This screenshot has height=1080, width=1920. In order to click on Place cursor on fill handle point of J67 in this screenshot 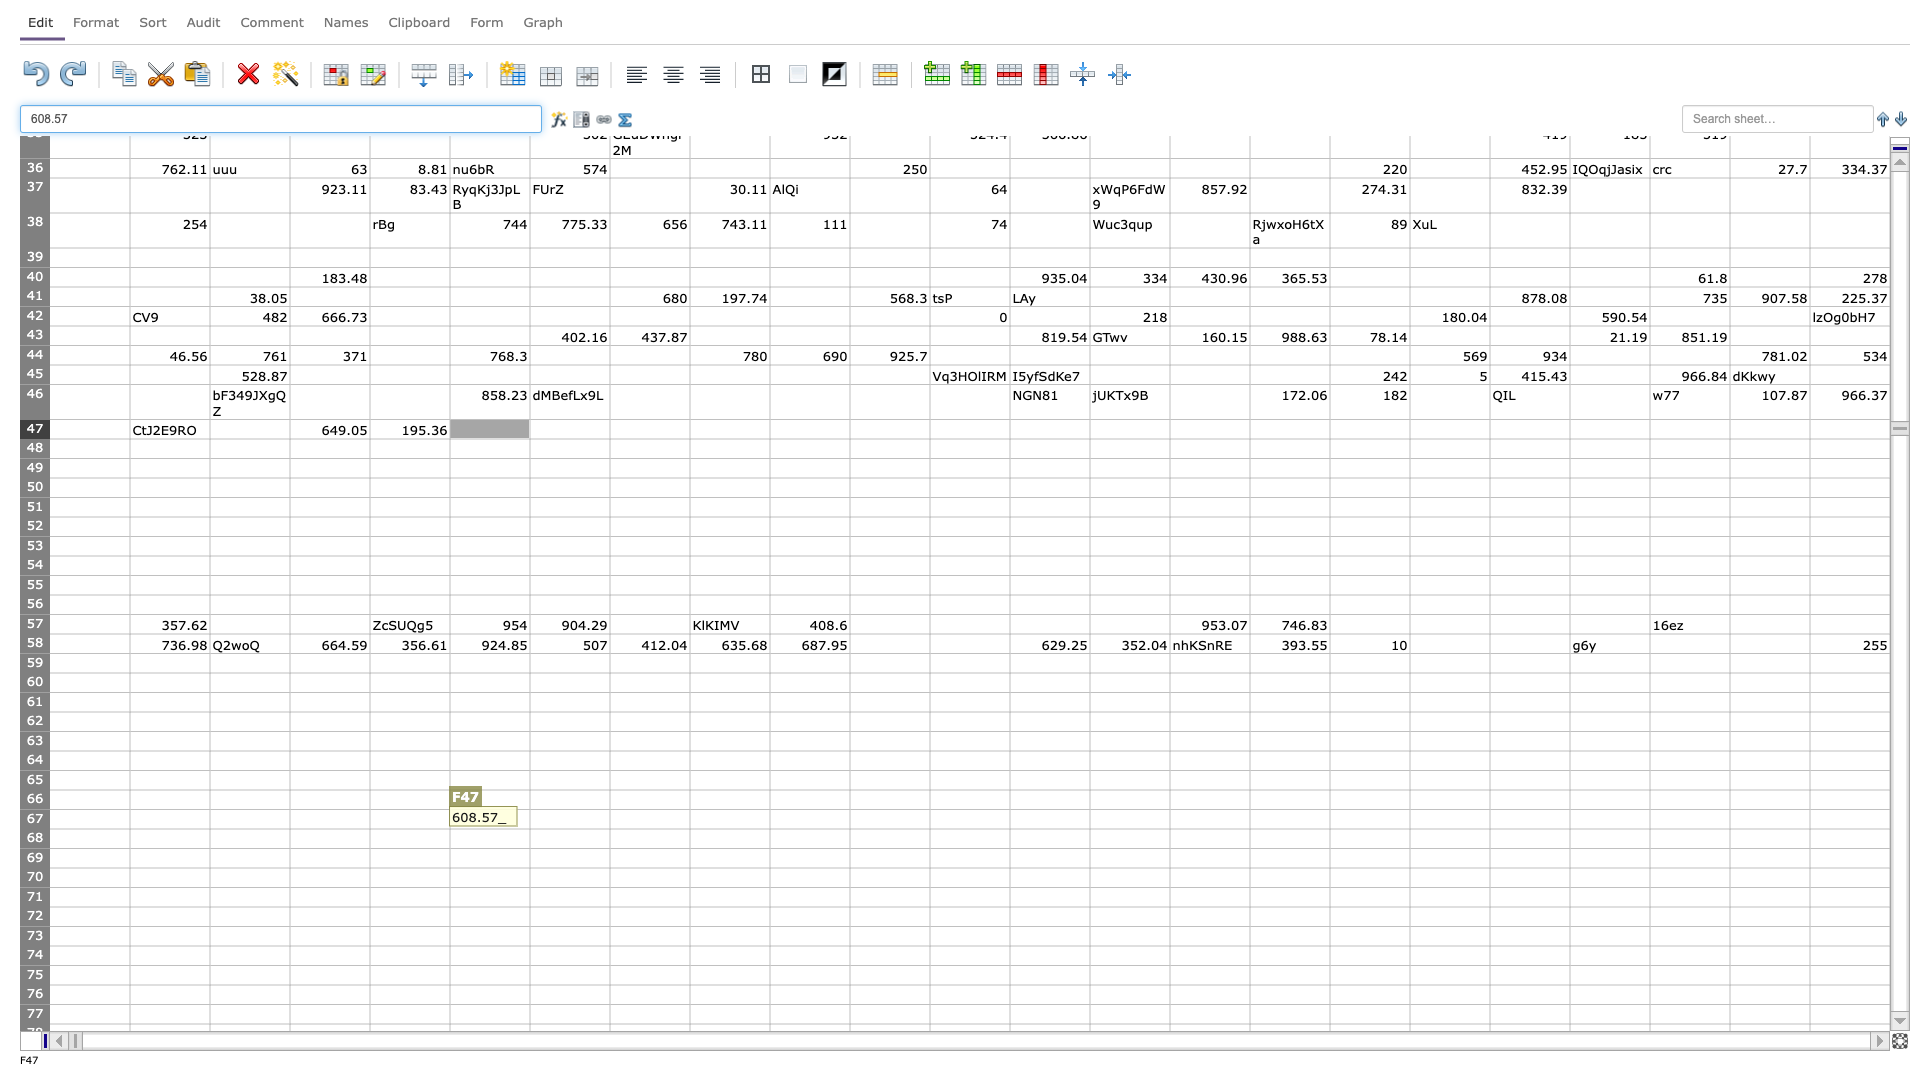, I will do `click(849, 829)`.